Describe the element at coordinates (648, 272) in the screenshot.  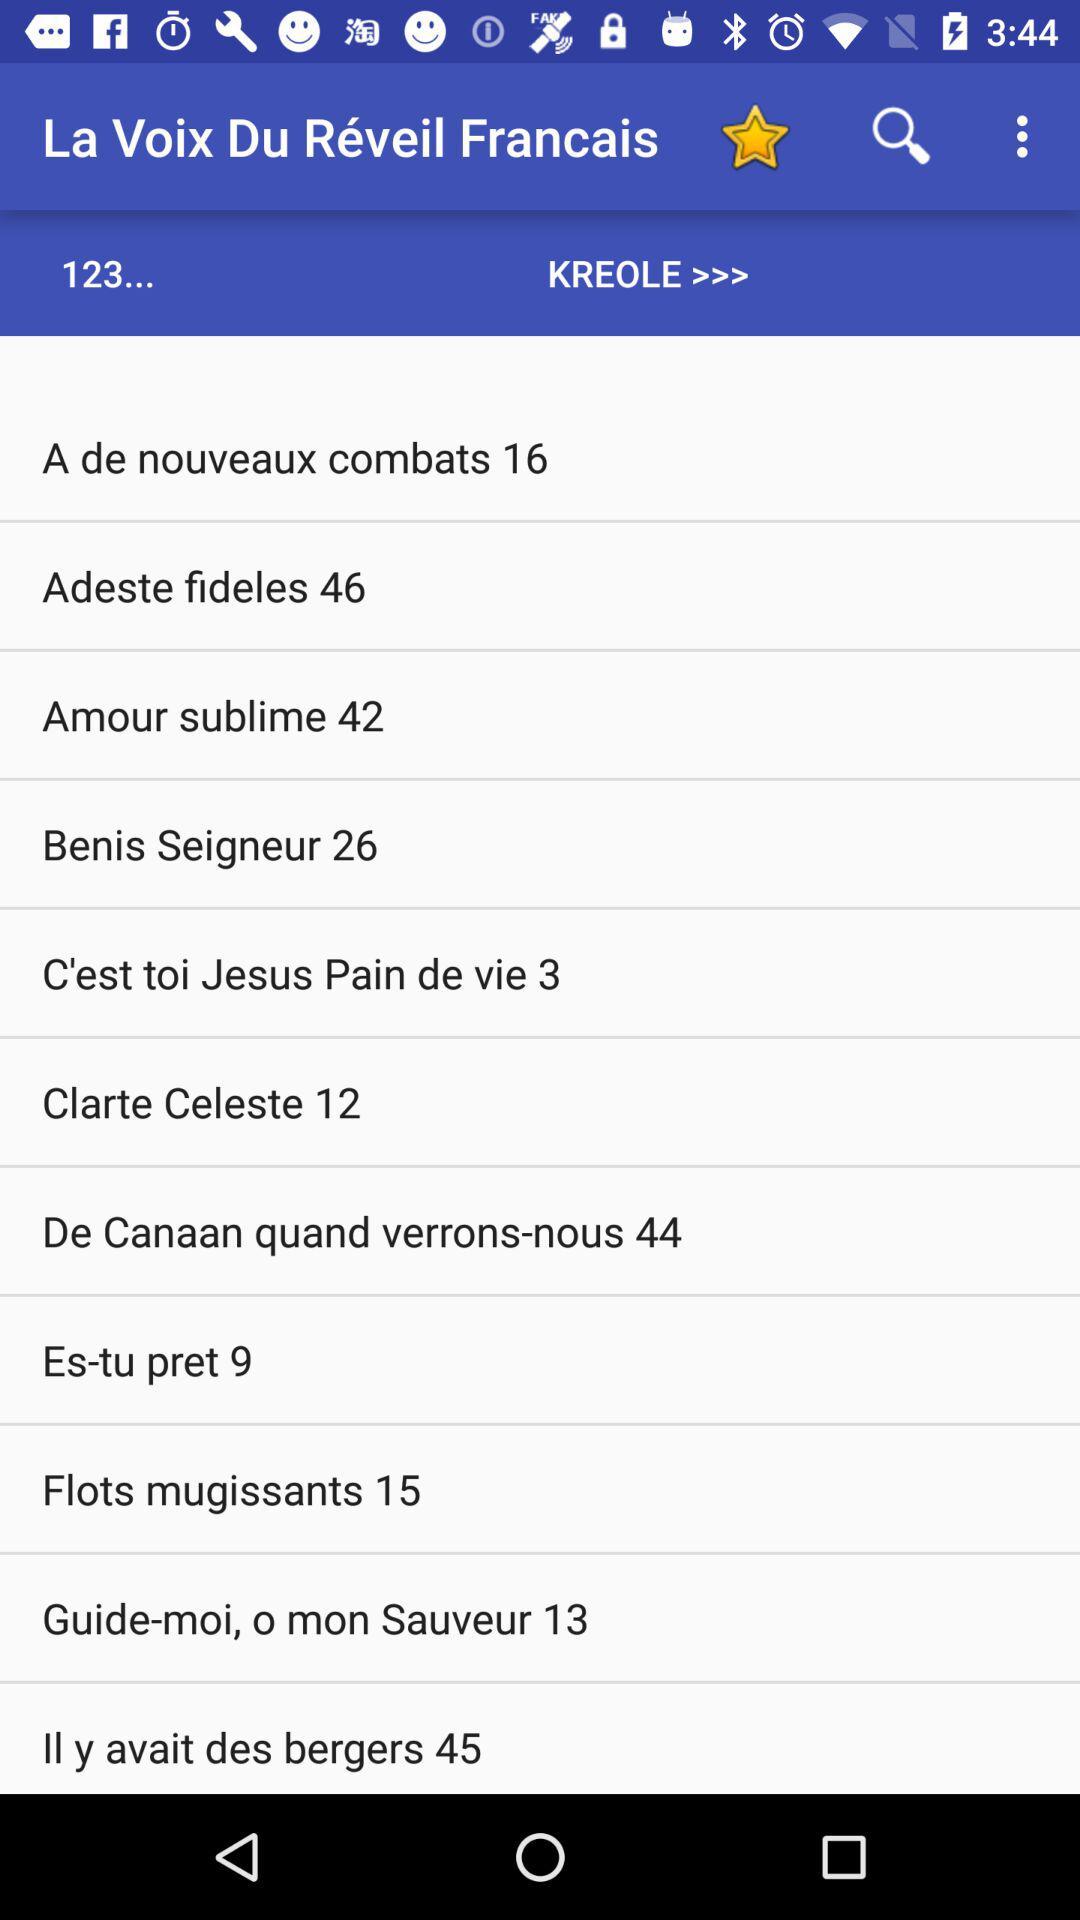
I see `the icon to the right of the 123...` at that location.